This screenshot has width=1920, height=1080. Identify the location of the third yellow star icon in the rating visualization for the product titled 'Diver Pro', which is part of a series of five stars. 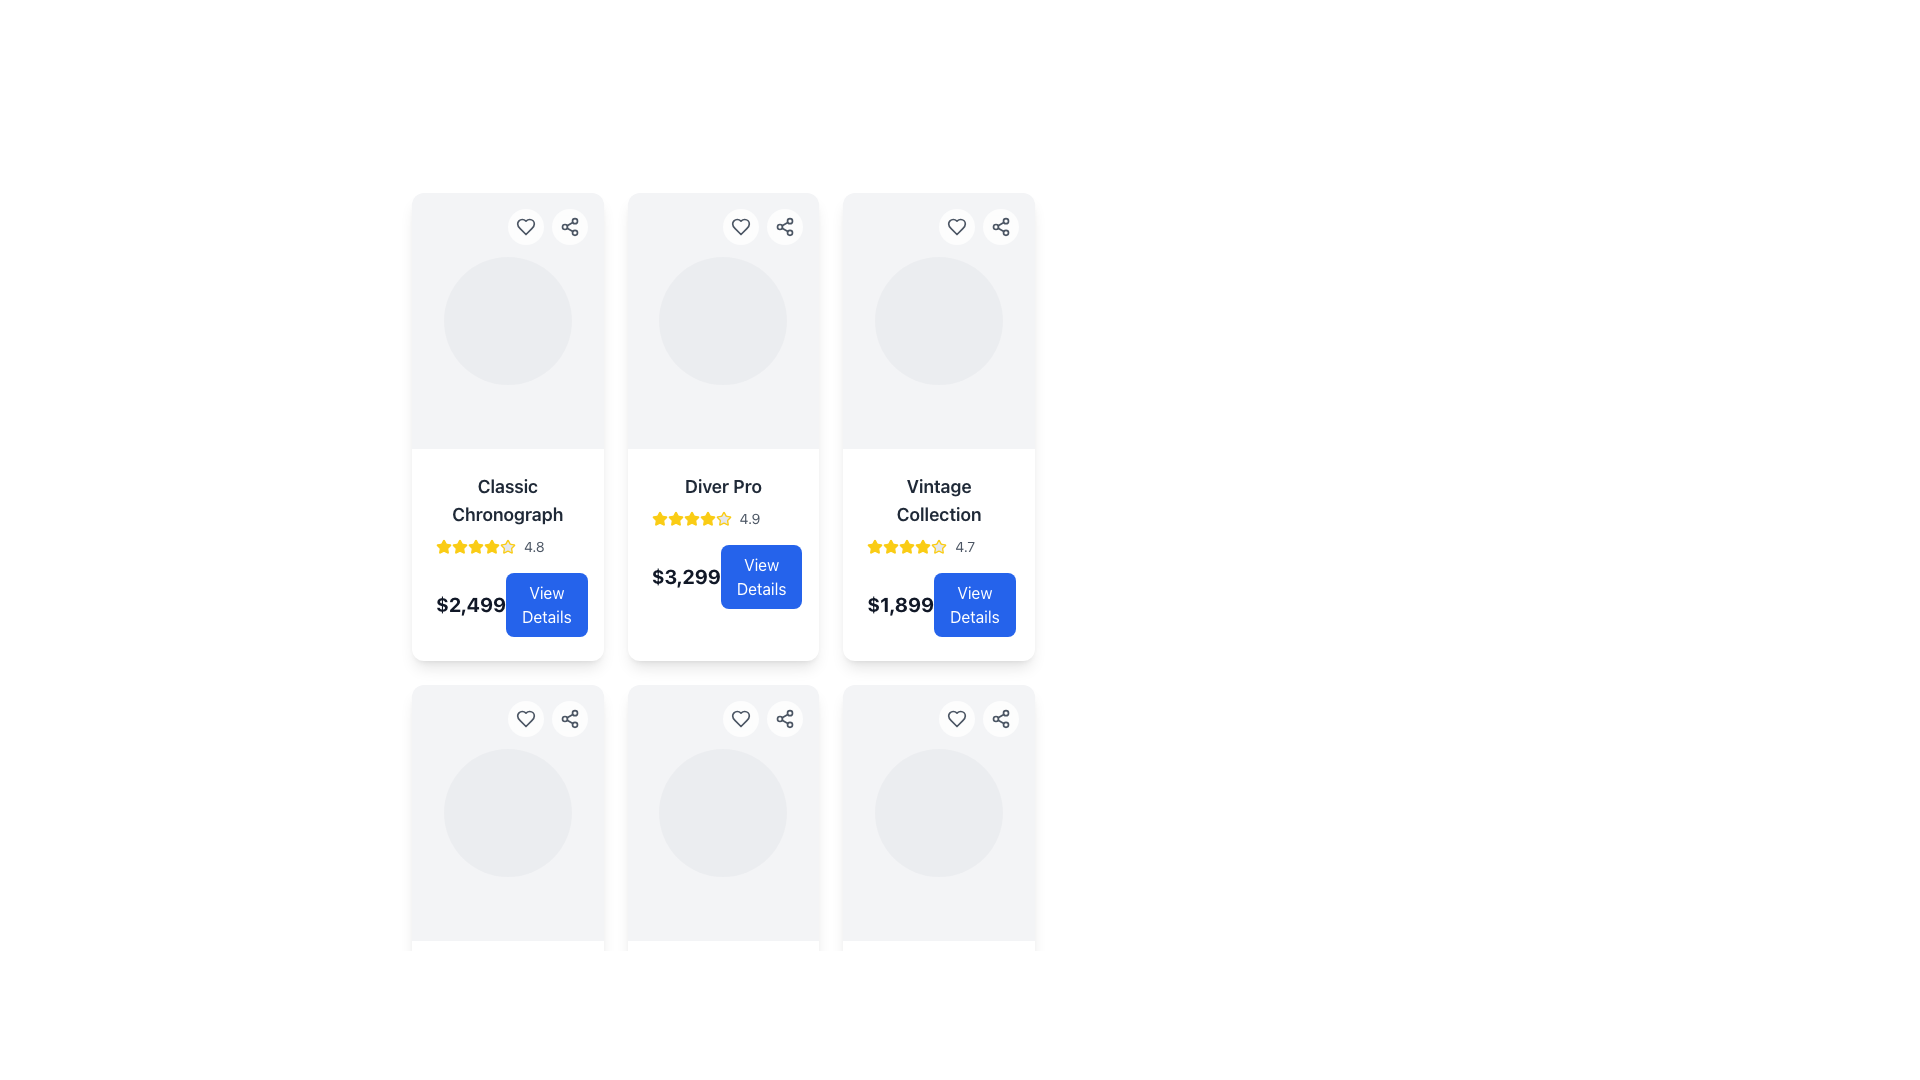
(675, 518).